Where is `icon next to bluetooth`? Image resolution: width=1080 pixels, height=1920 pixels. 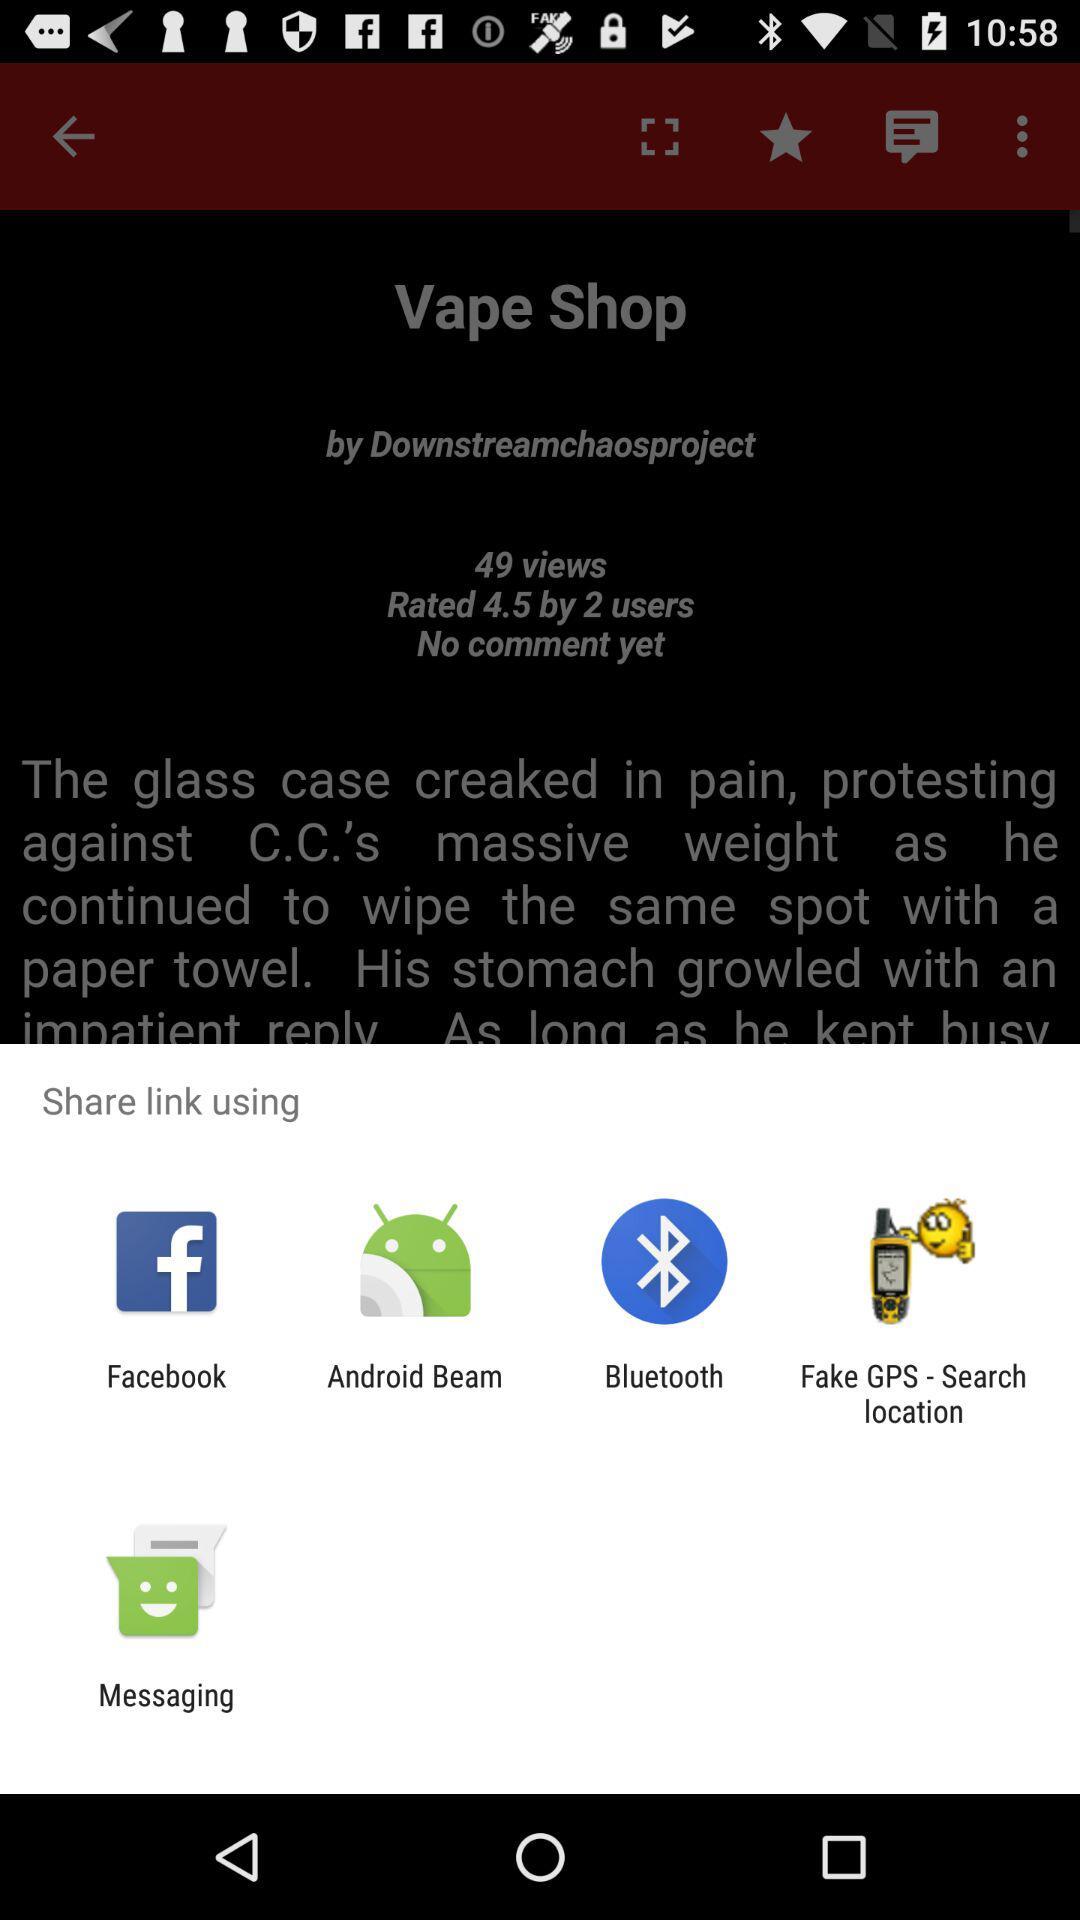
icon next to bluetooth is located at coordinates (913, 1392).